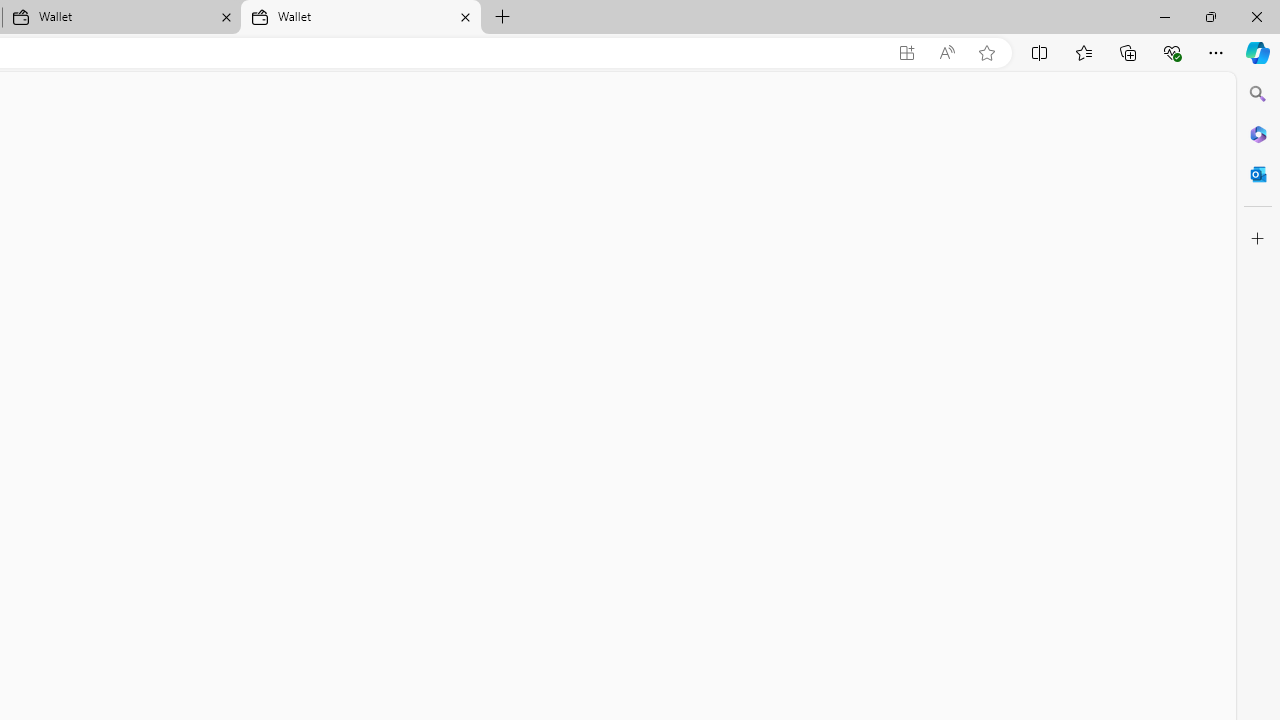  Describe the element at coordinates (360, 17) in the screenshot. I see `'Wallet'` at that location.